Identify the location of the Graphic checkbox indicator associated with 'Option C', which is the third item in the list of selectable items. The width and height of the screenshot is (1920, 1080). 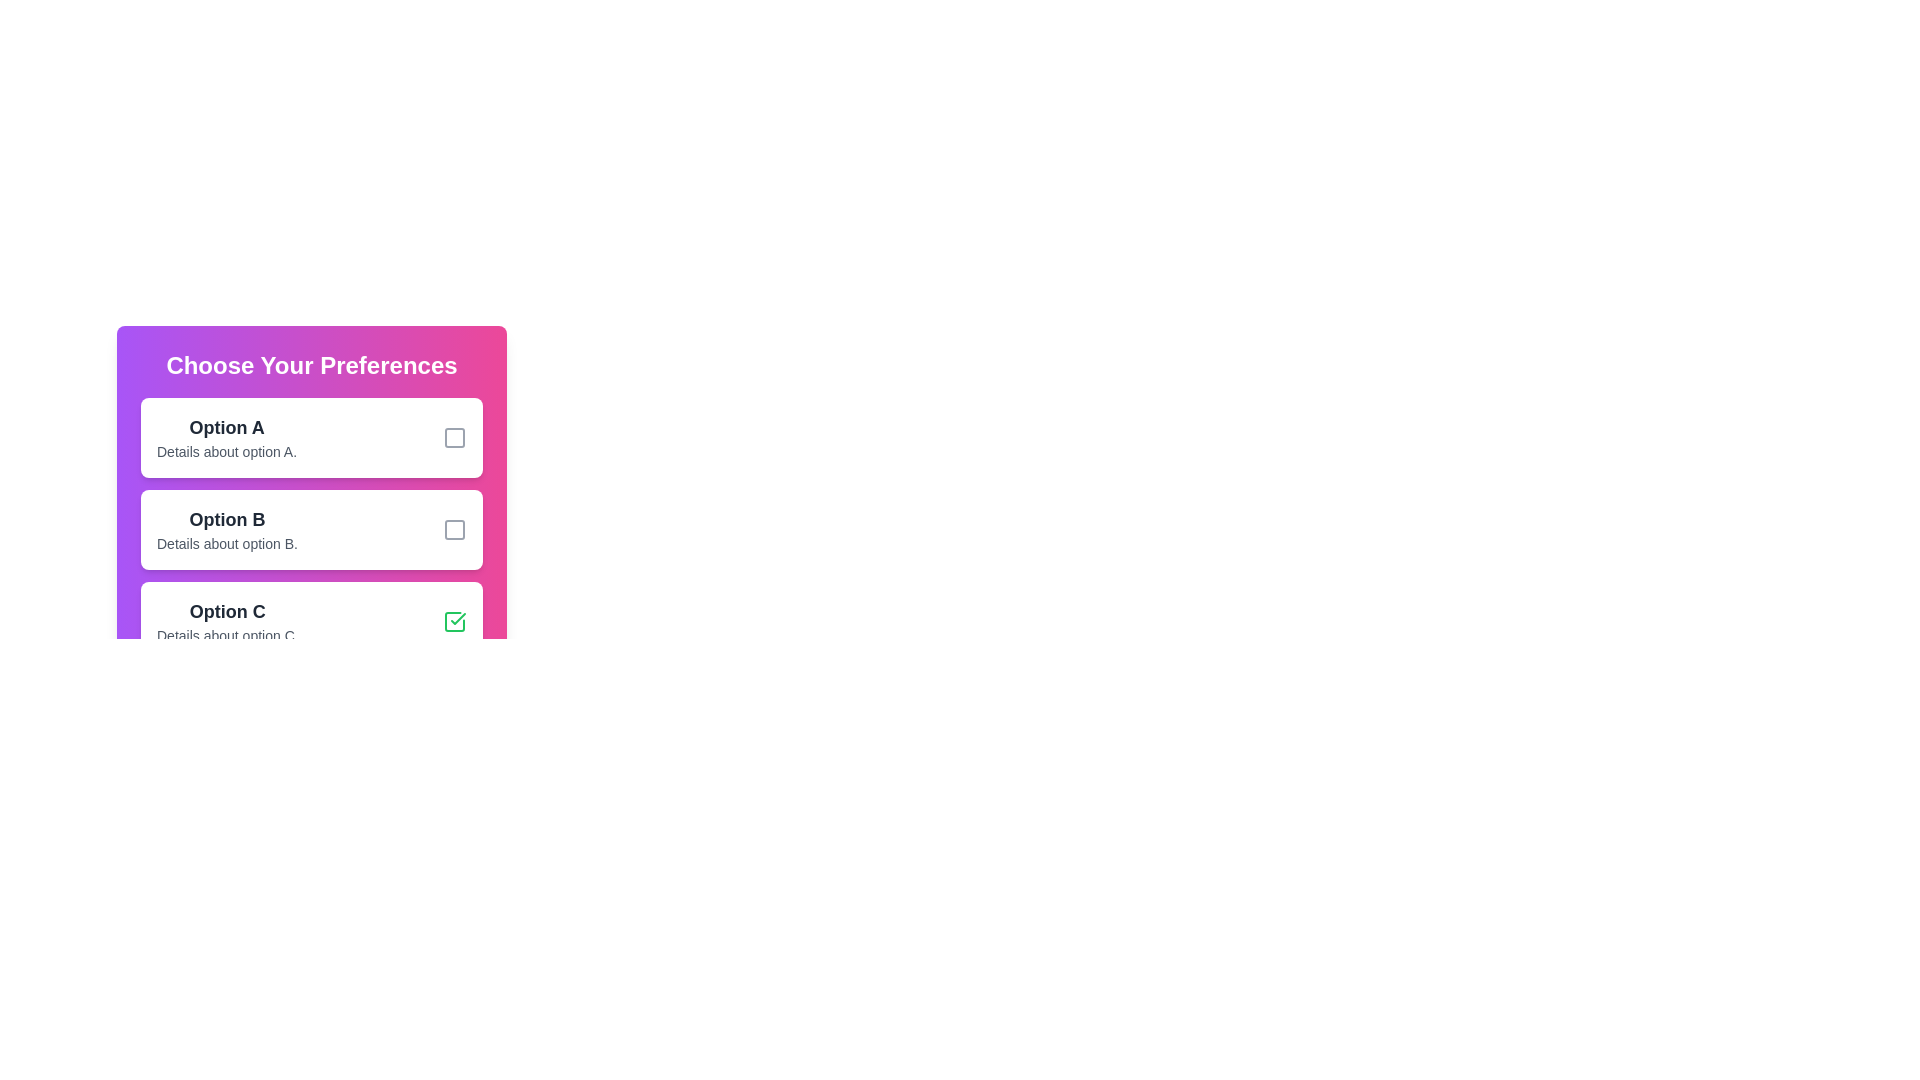
(454, 620).